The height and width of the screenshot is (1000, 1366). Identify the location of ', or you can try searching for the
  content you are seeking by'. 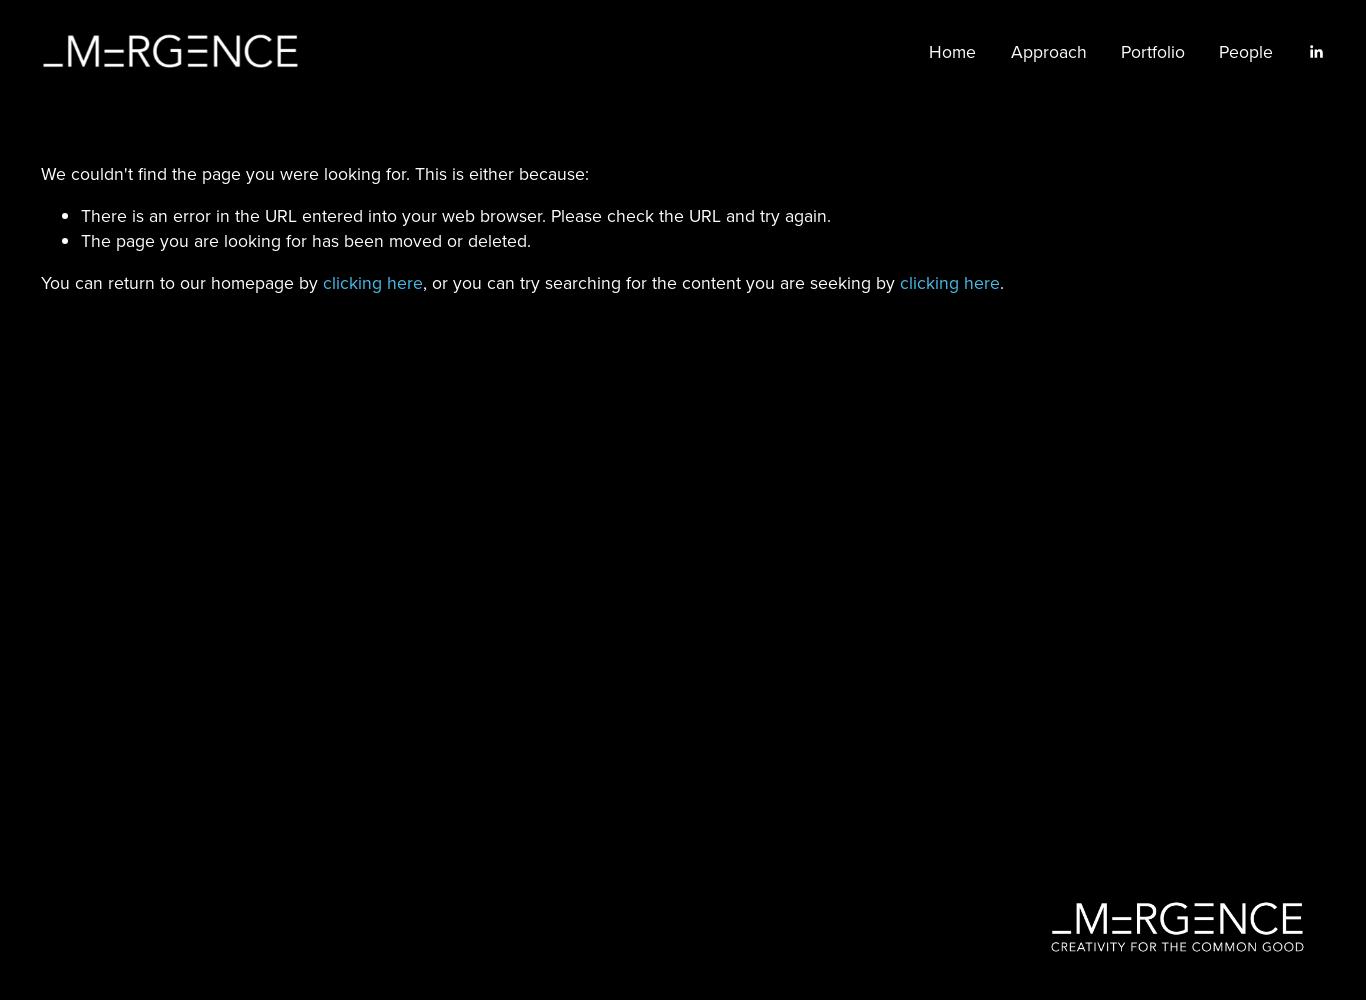
(659, 282).